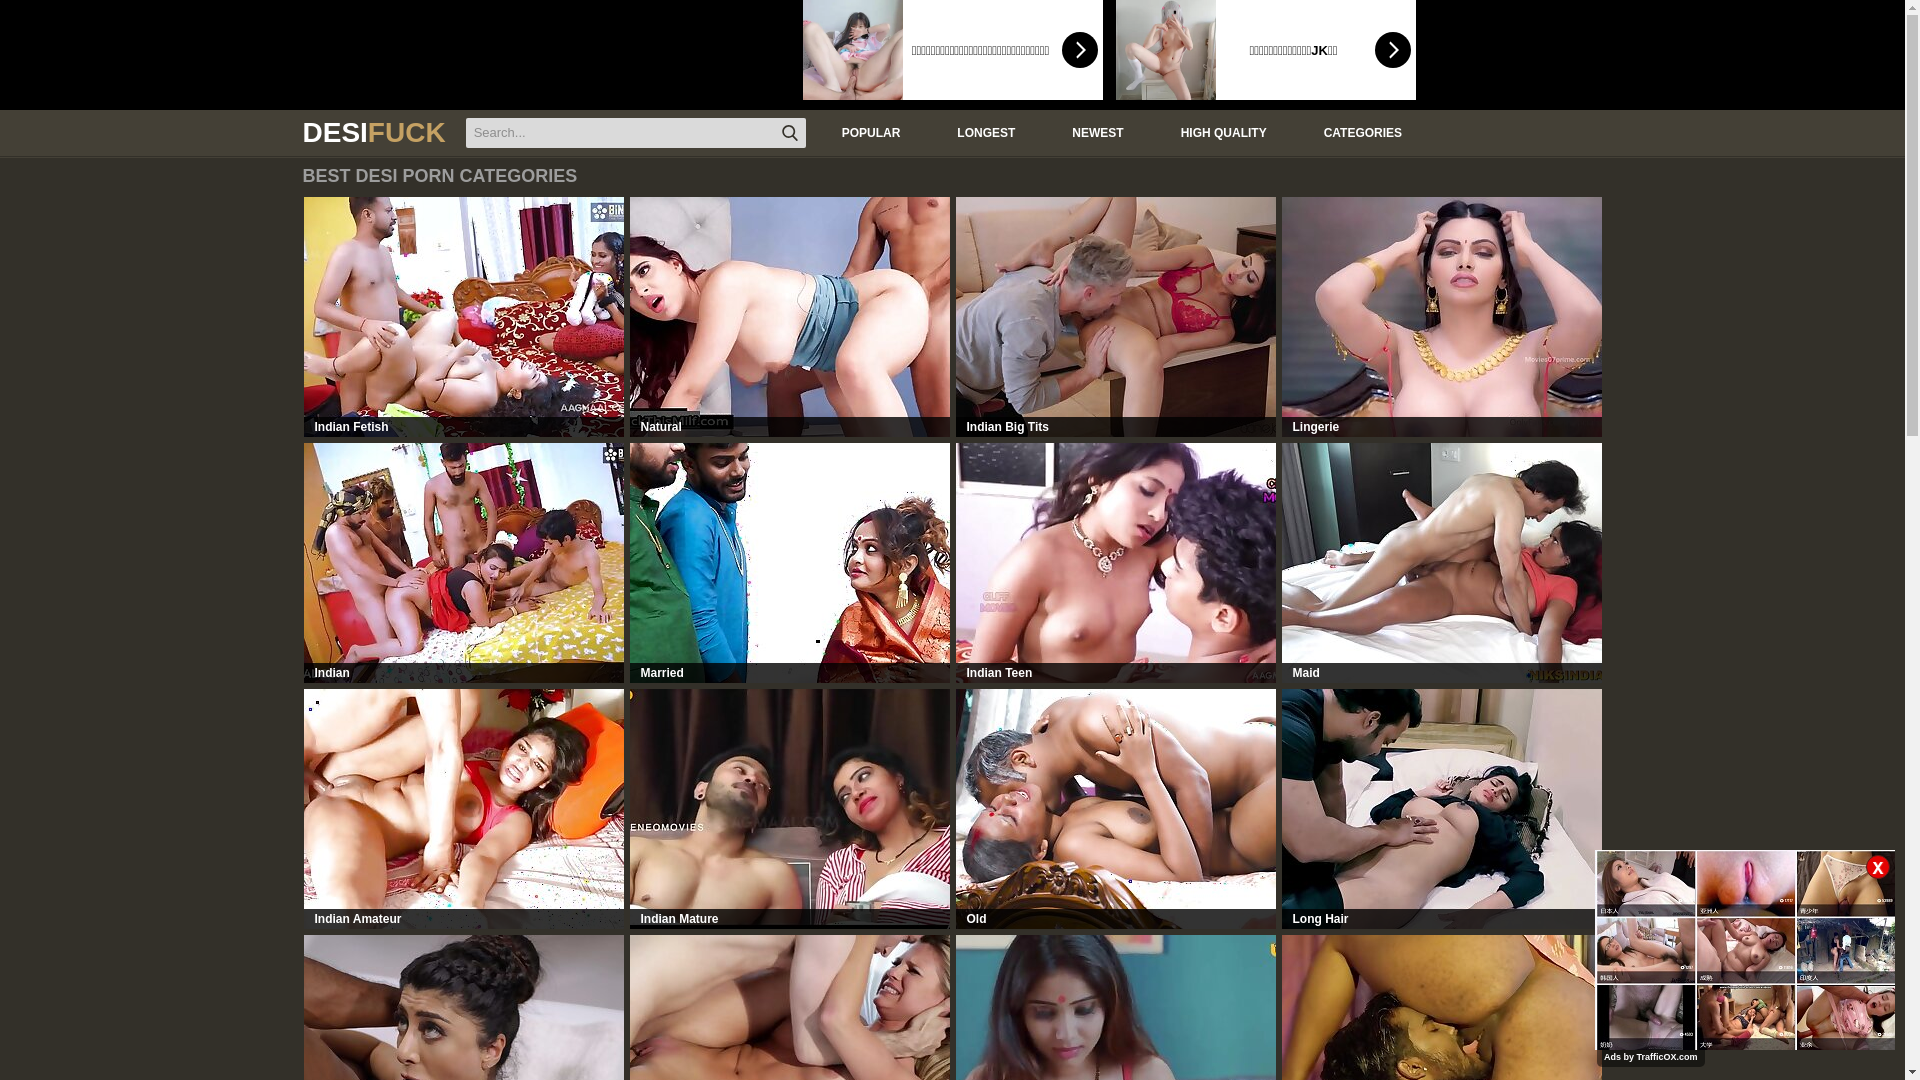 The height and width of the screenshot is (1080, 1920). What do you see at coordinates (868, 132) in the screenshot?
I see `'POPULAR'` at bounding box center [868, 132].